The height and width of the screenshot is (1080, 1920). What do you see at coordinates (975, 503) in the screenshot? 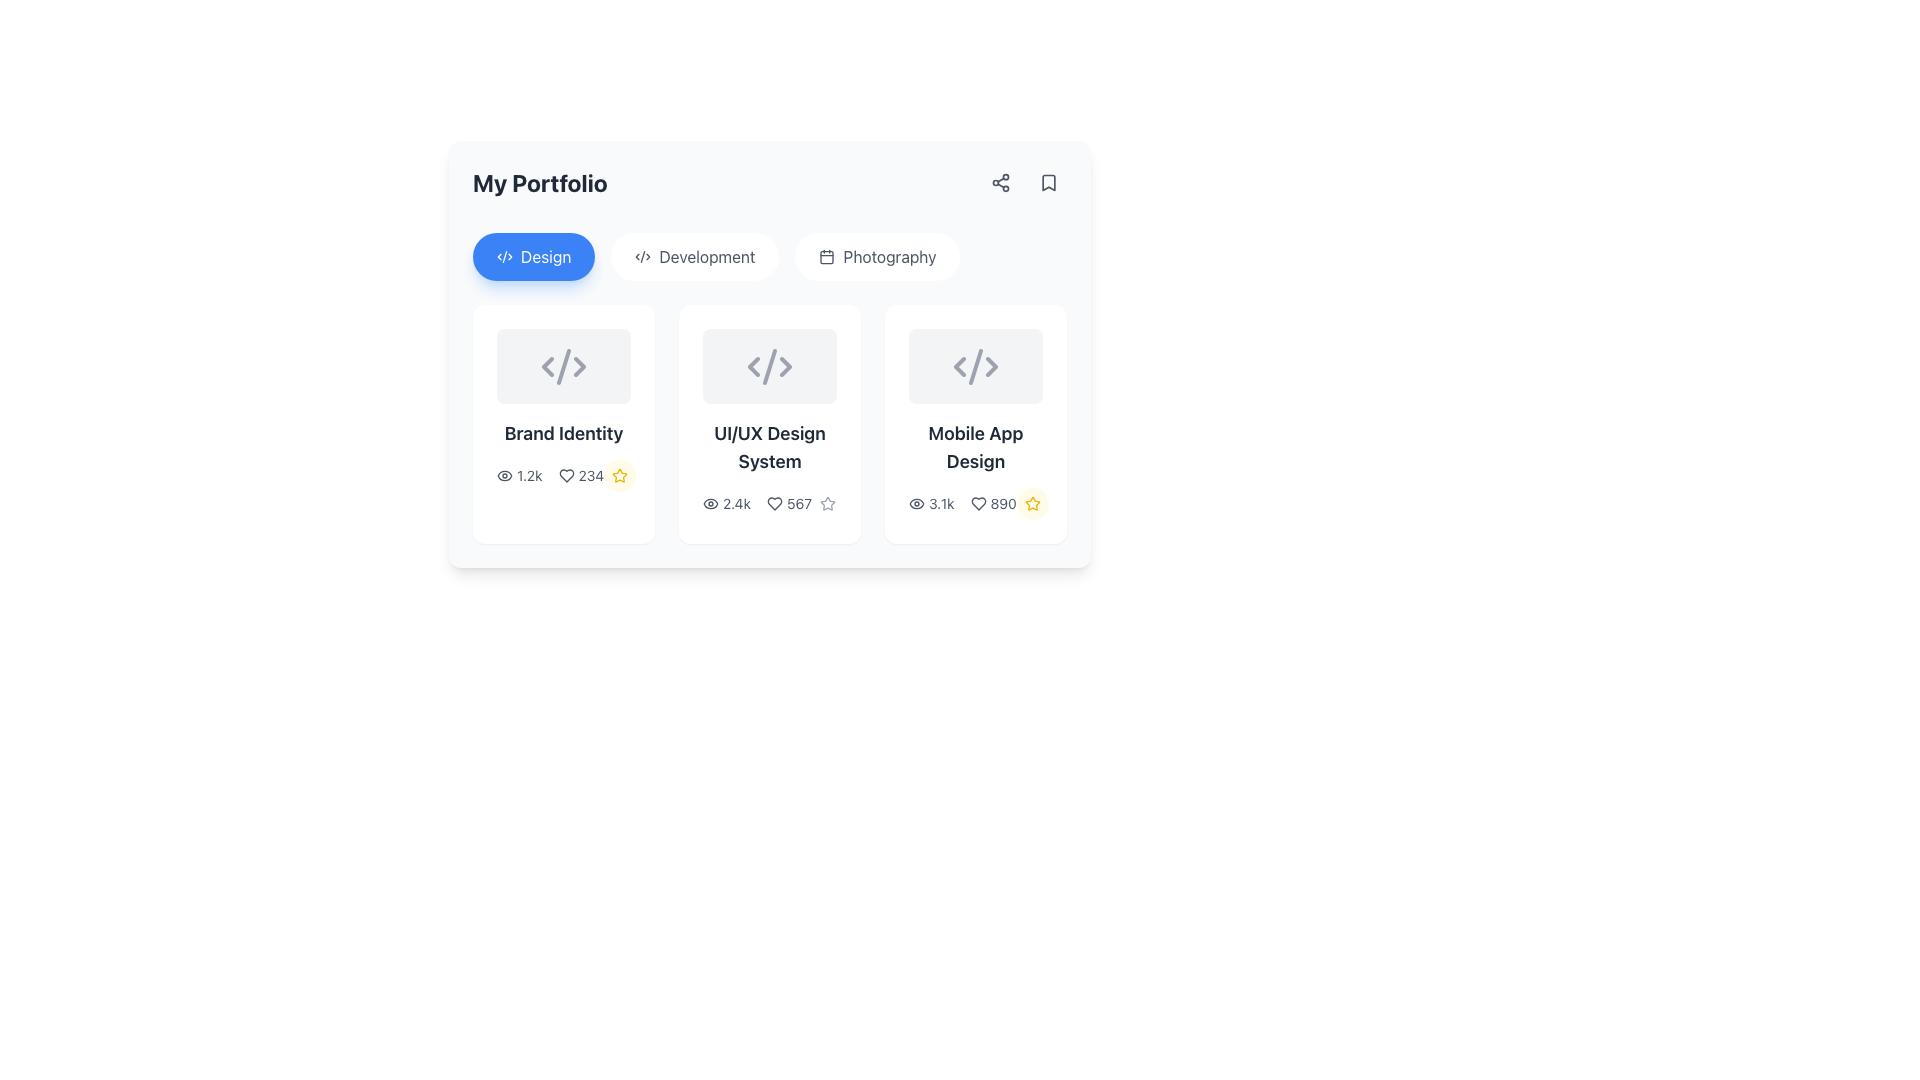
I see `the text '890' which is displayed in gray next to a red heart icon, located in the 'Mobile App Design' card as the central element in a row of three` at bounding box center [975, 503].